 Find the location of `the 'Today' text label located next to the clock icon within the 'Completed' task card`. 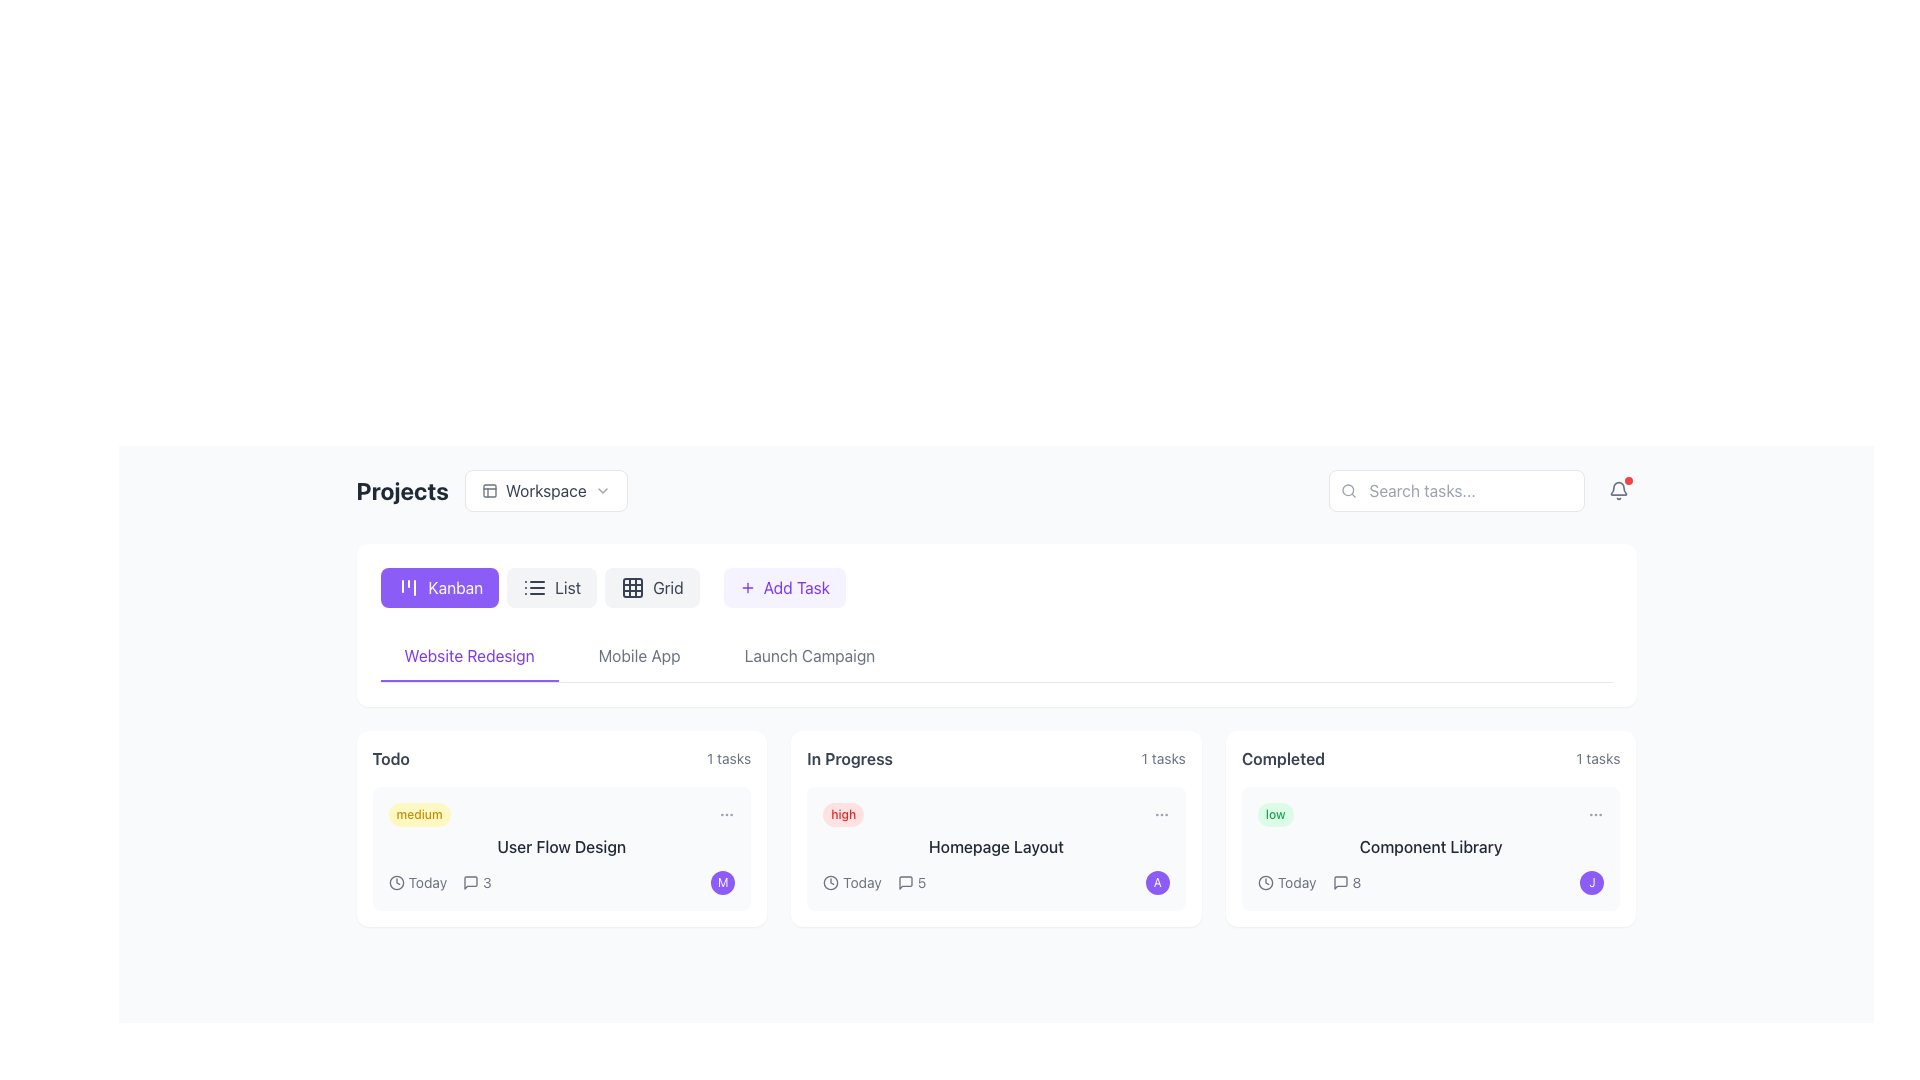

the 'Today' text label located next to the clock icon within the 'Completed' task card is located at coordinates (1297, 882).